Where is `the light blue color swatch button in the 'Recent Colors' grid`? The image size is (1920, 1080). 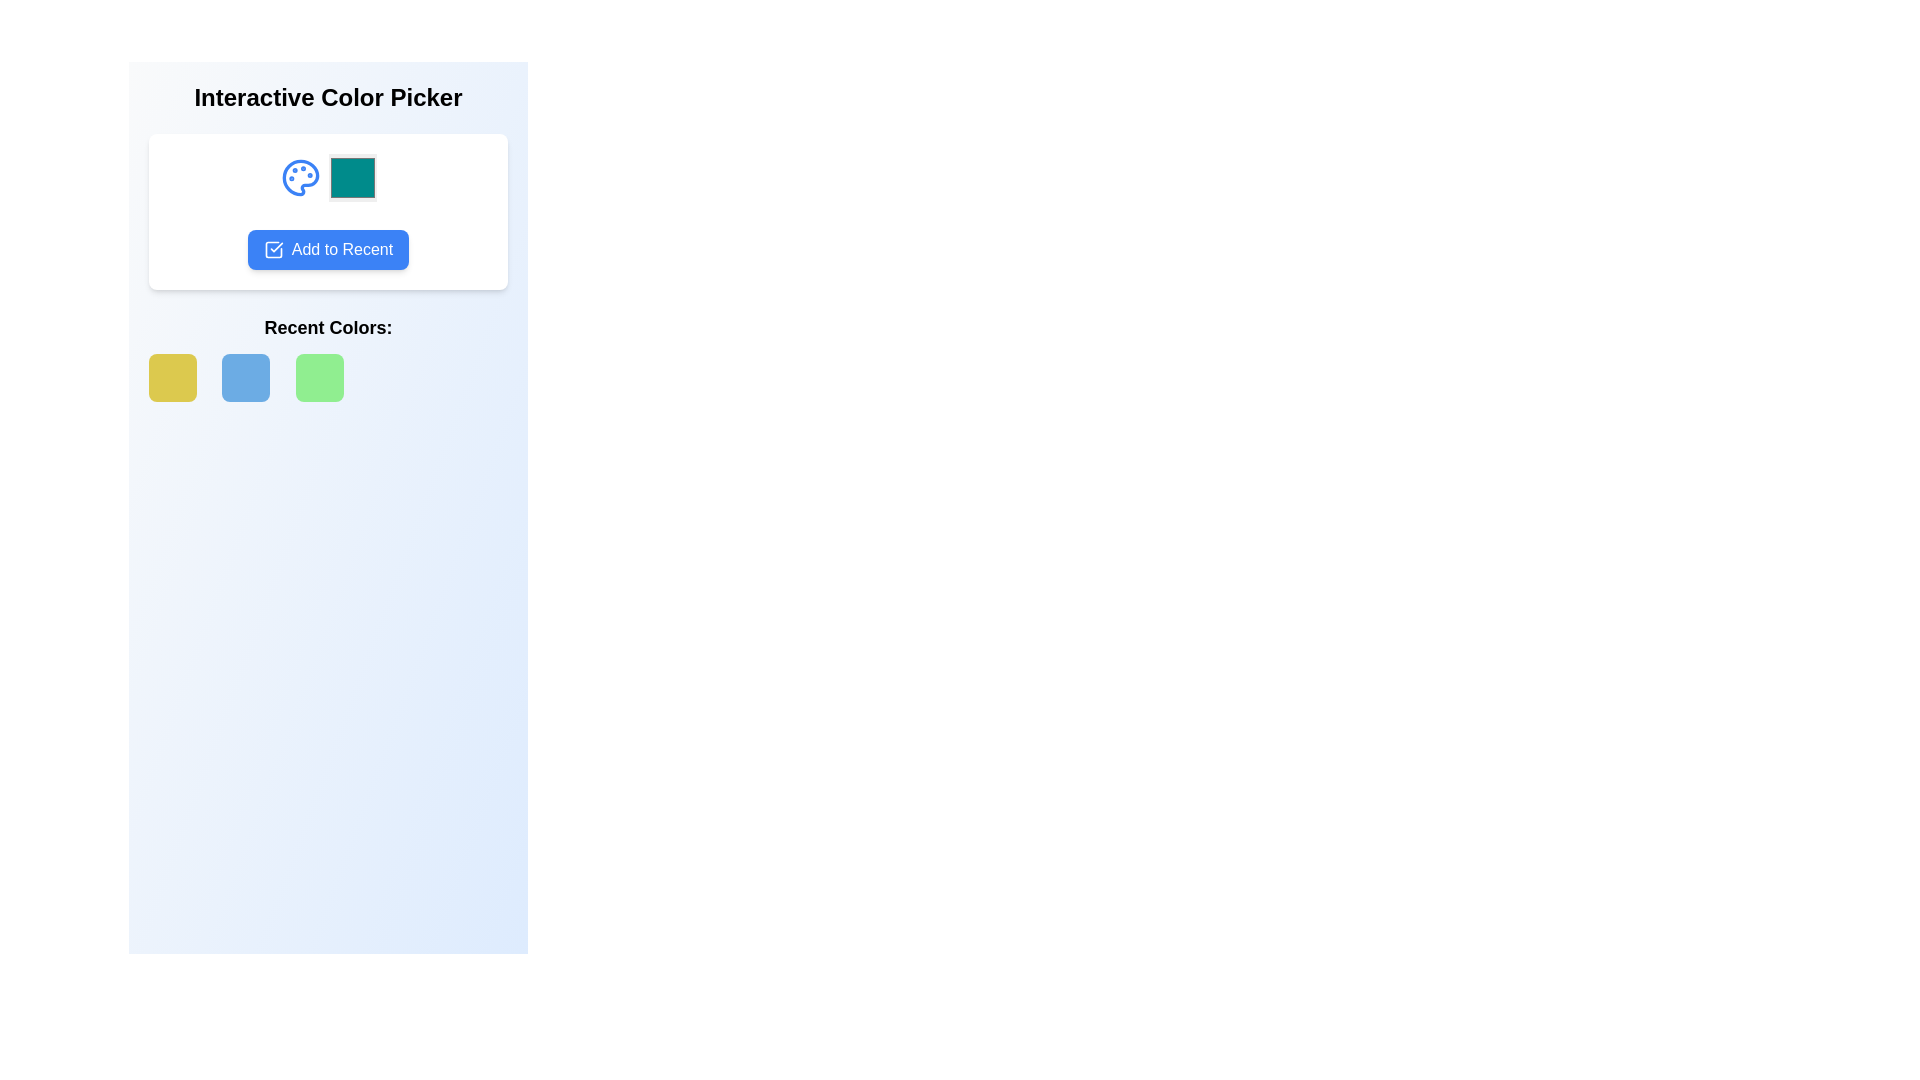 the light blue color swatch button in the 'Recent Colors' grid is located at coordinates (245, 378).